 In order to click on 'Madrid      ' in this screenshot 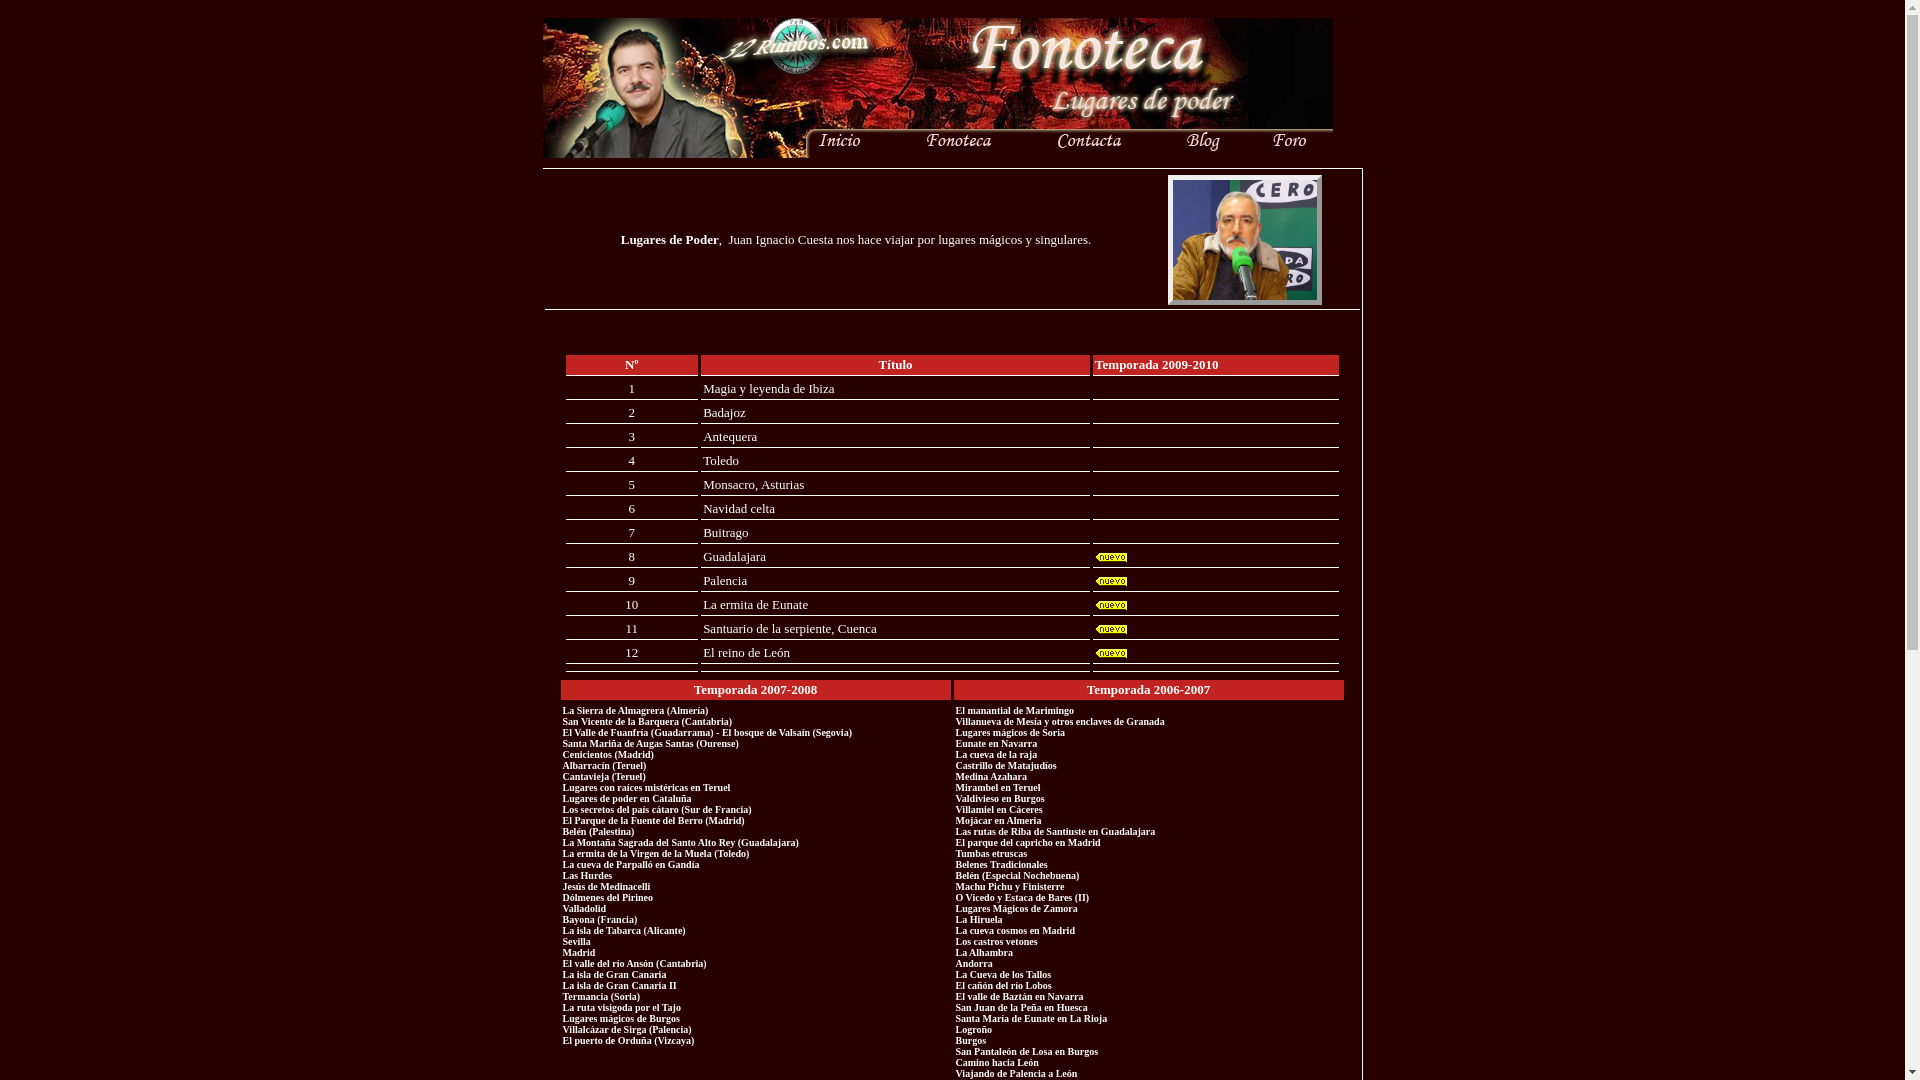, I will do `click(585, 951)`.